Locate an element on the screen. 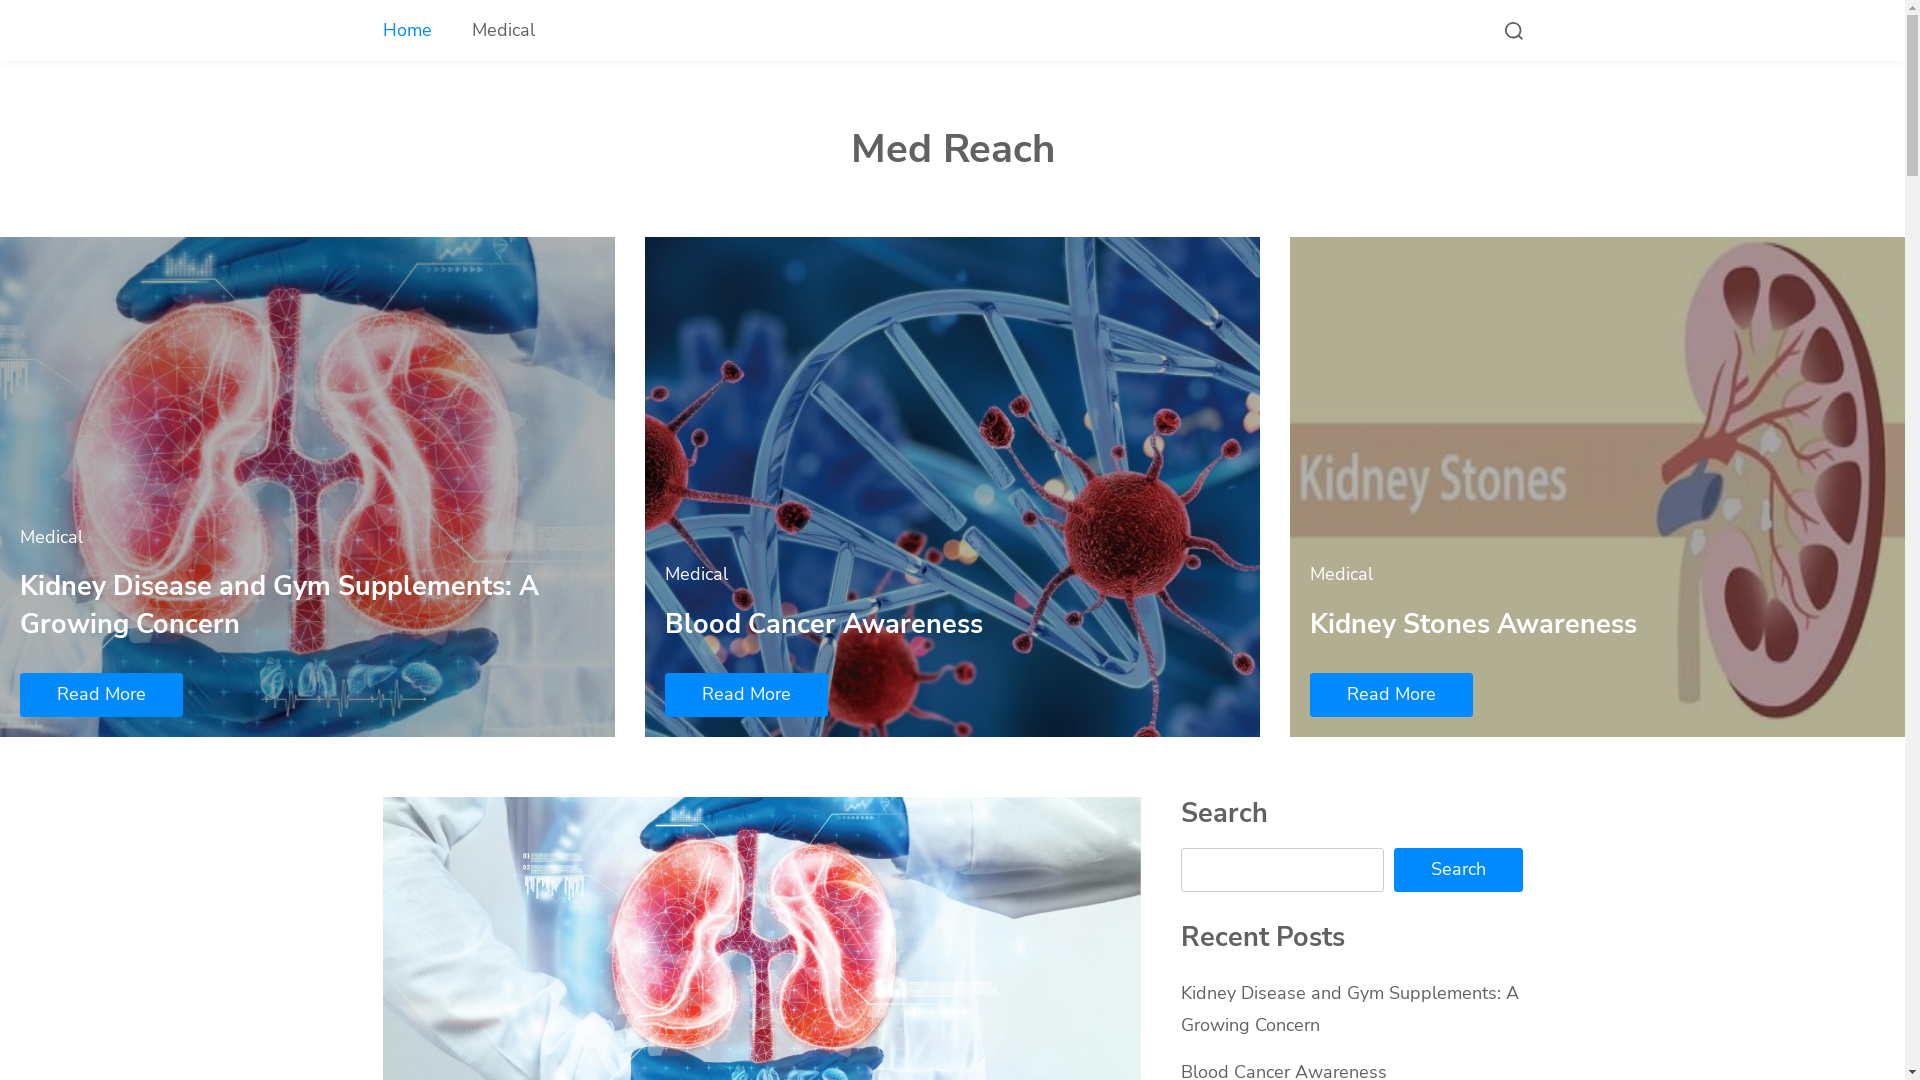 The height and width of the screenshot is (1080, 1920). 'Search' is located at coordinates (1458, 869).